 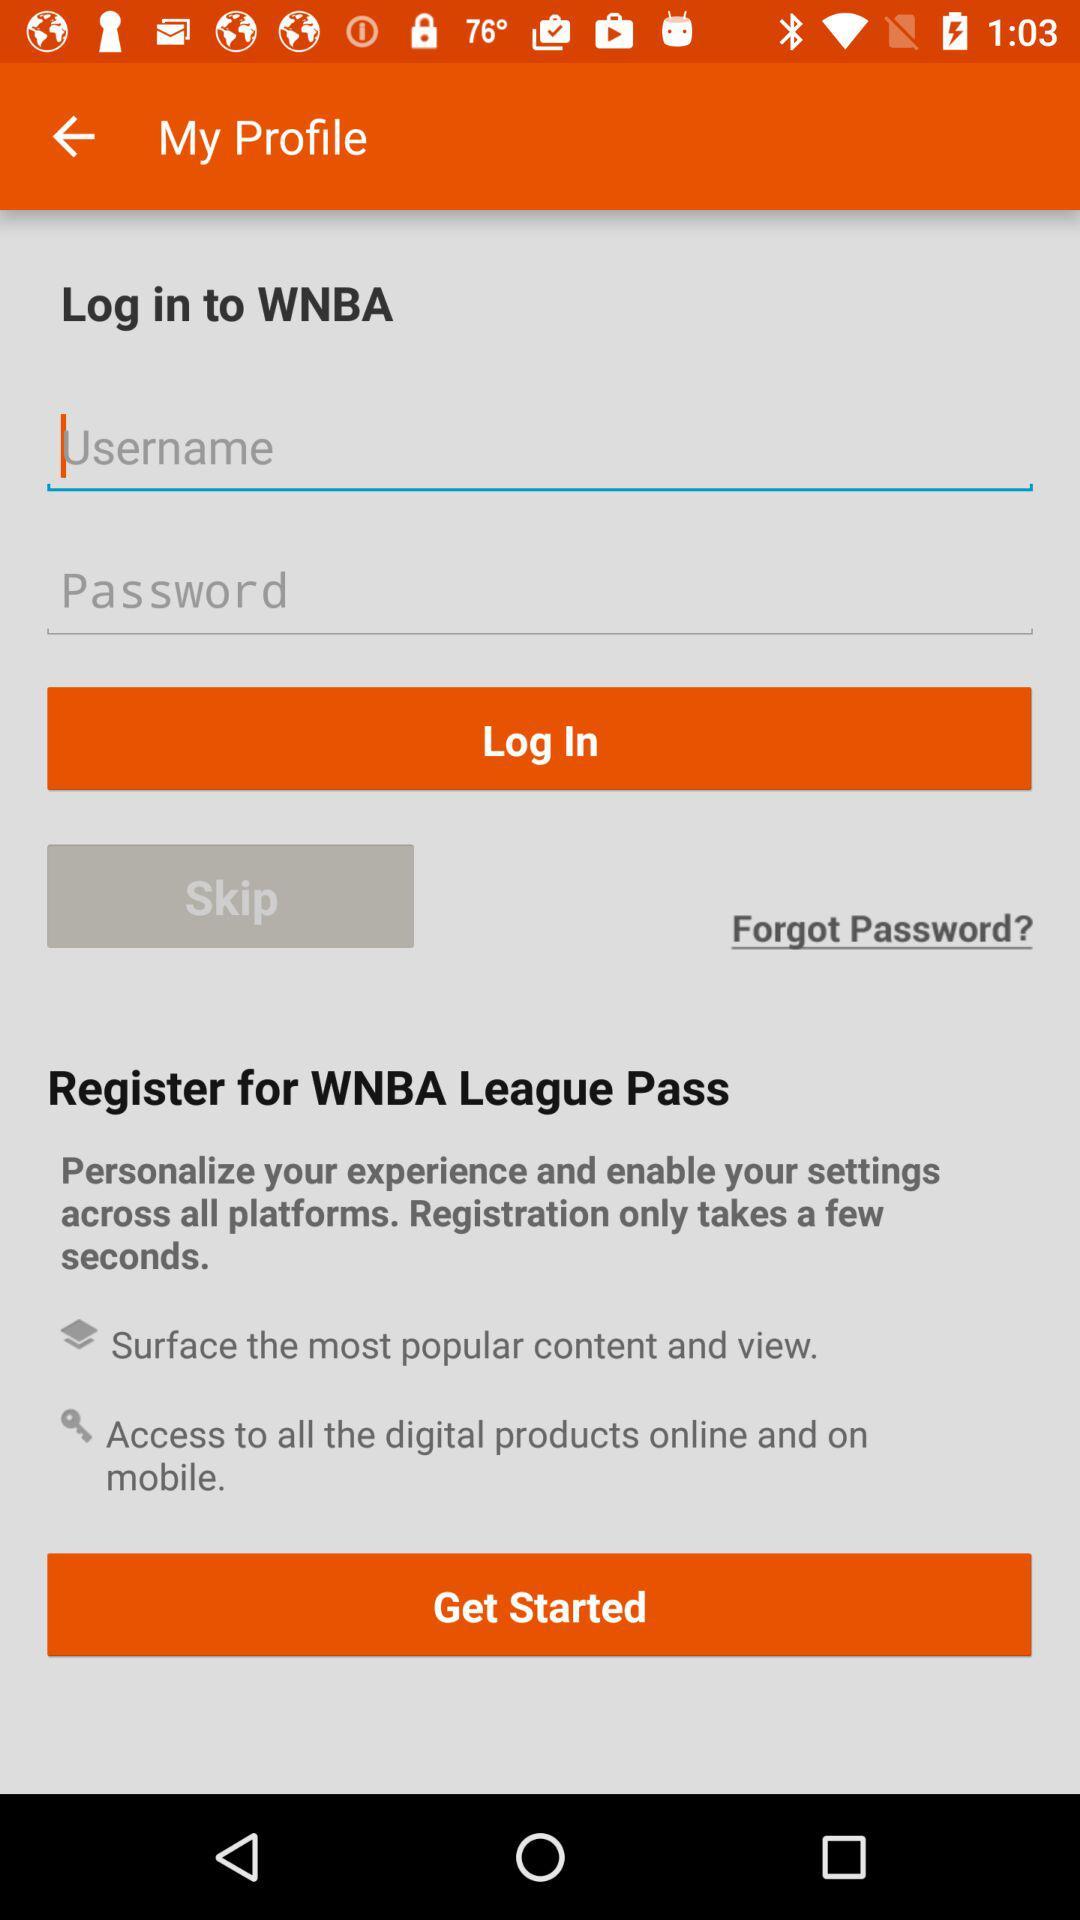 I want to click on password input, so click(x=540, y=588).